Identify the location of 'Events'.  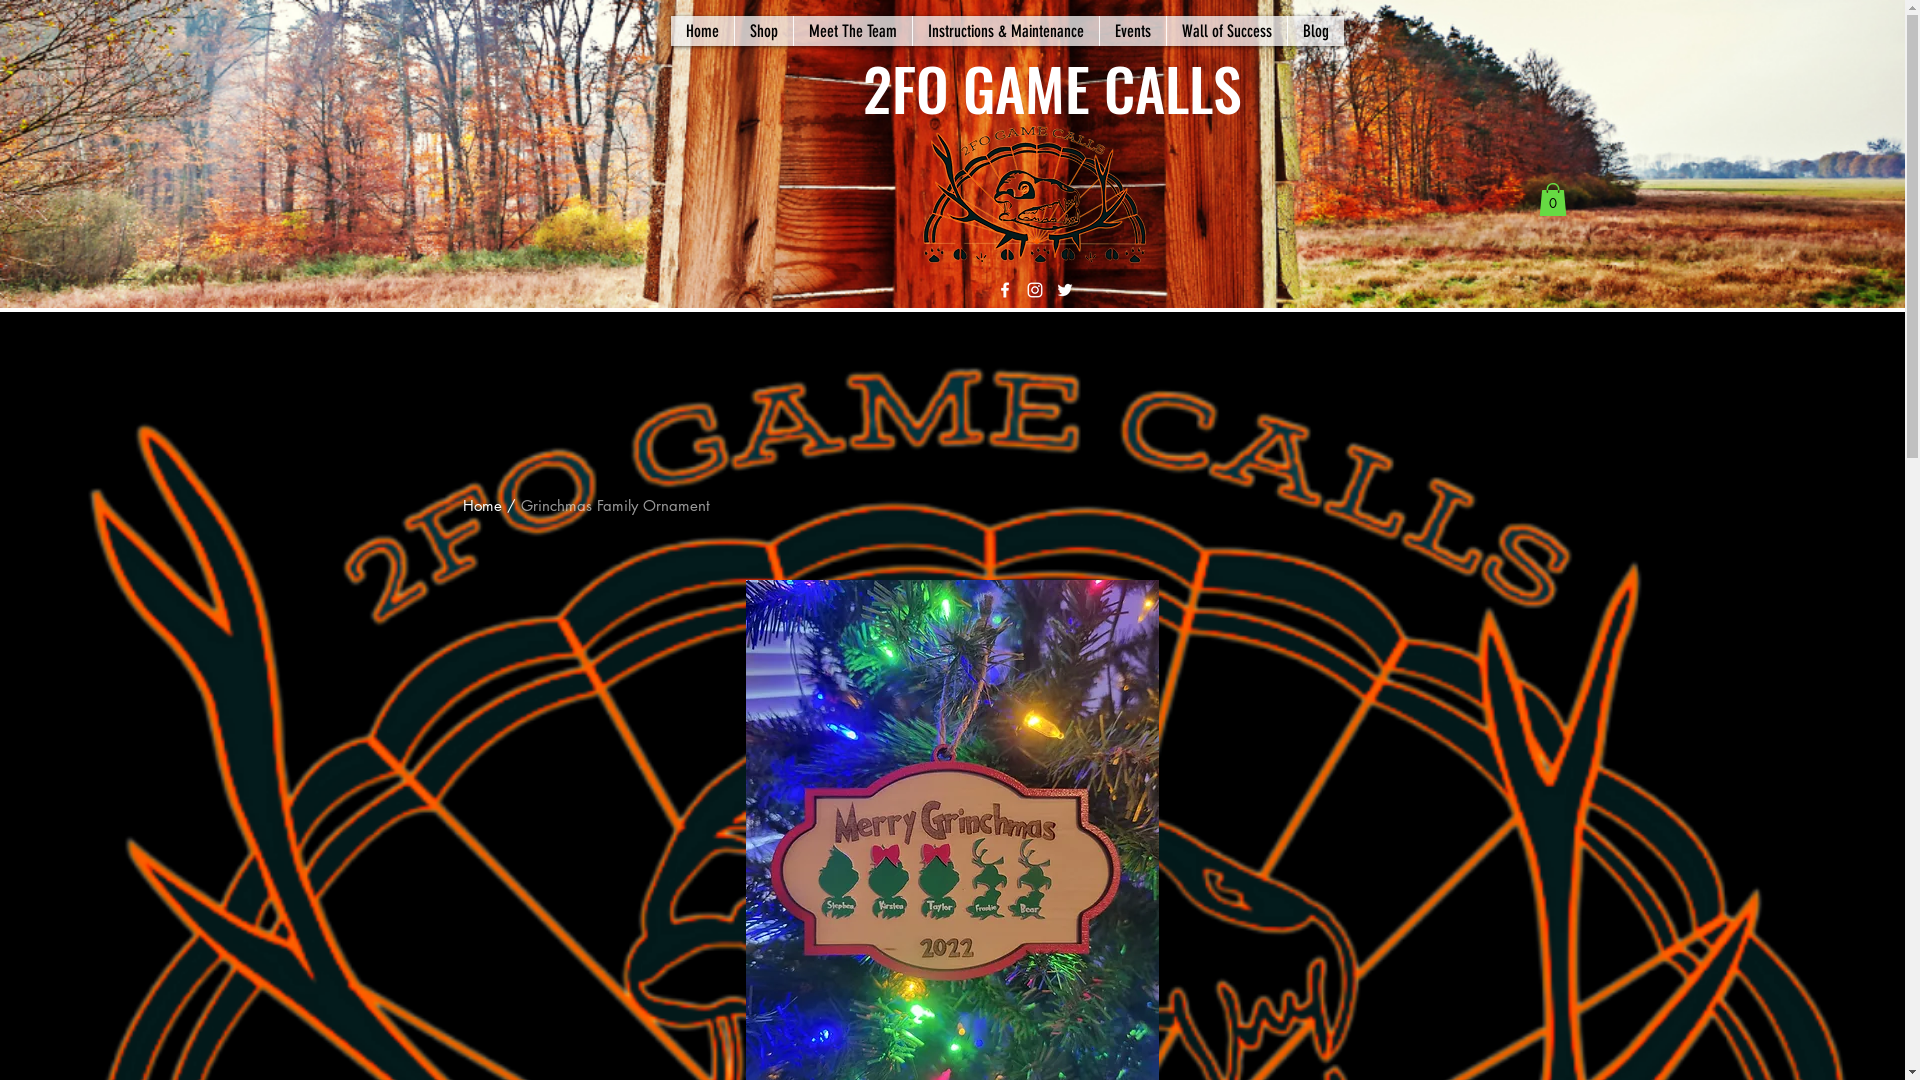
(1132, 30).